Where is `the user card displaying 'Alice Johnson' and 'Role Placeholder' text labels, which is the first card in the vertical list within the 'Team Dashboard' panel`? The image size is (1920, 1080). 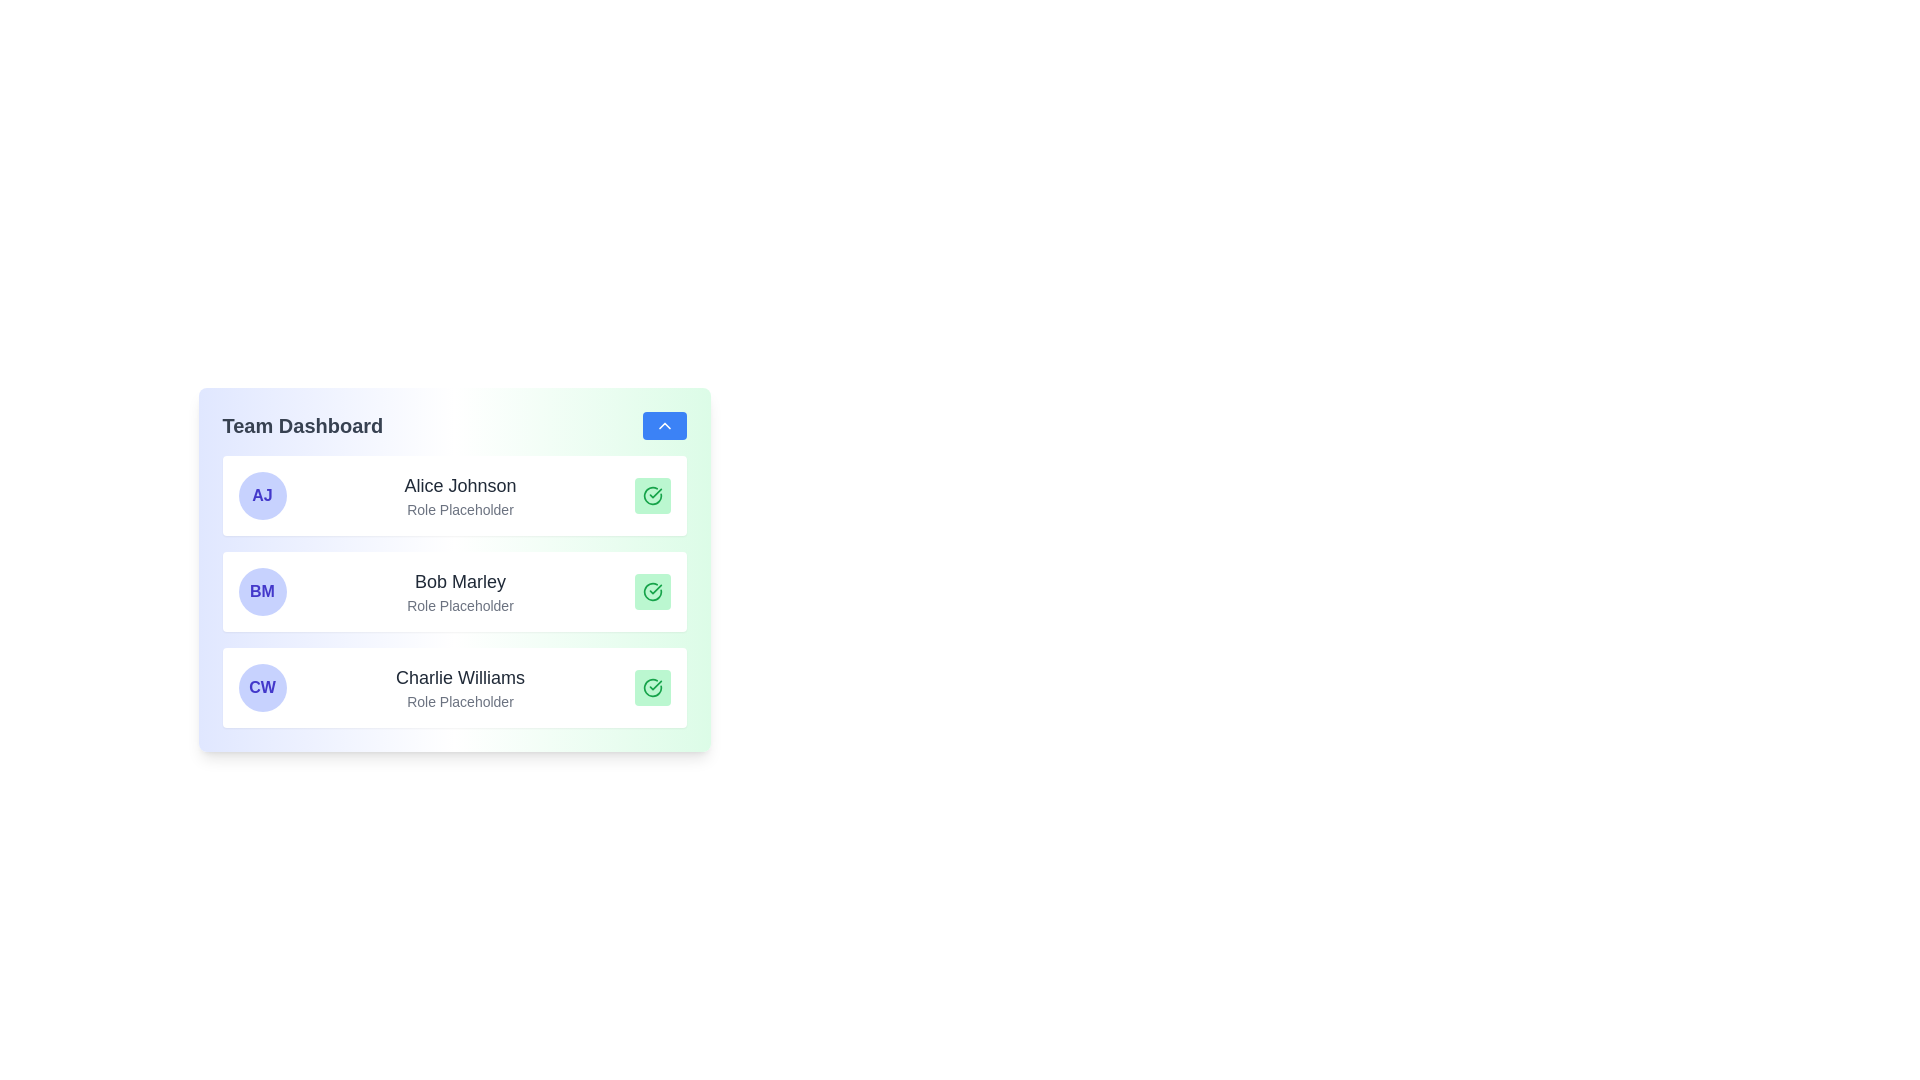
the user card displaying 'Alice Johnson' and 'Role Placeholder' text labels, which is the first card in the vertical list within the 'Team Dashboard' panel is located at coordinates (459, 495).